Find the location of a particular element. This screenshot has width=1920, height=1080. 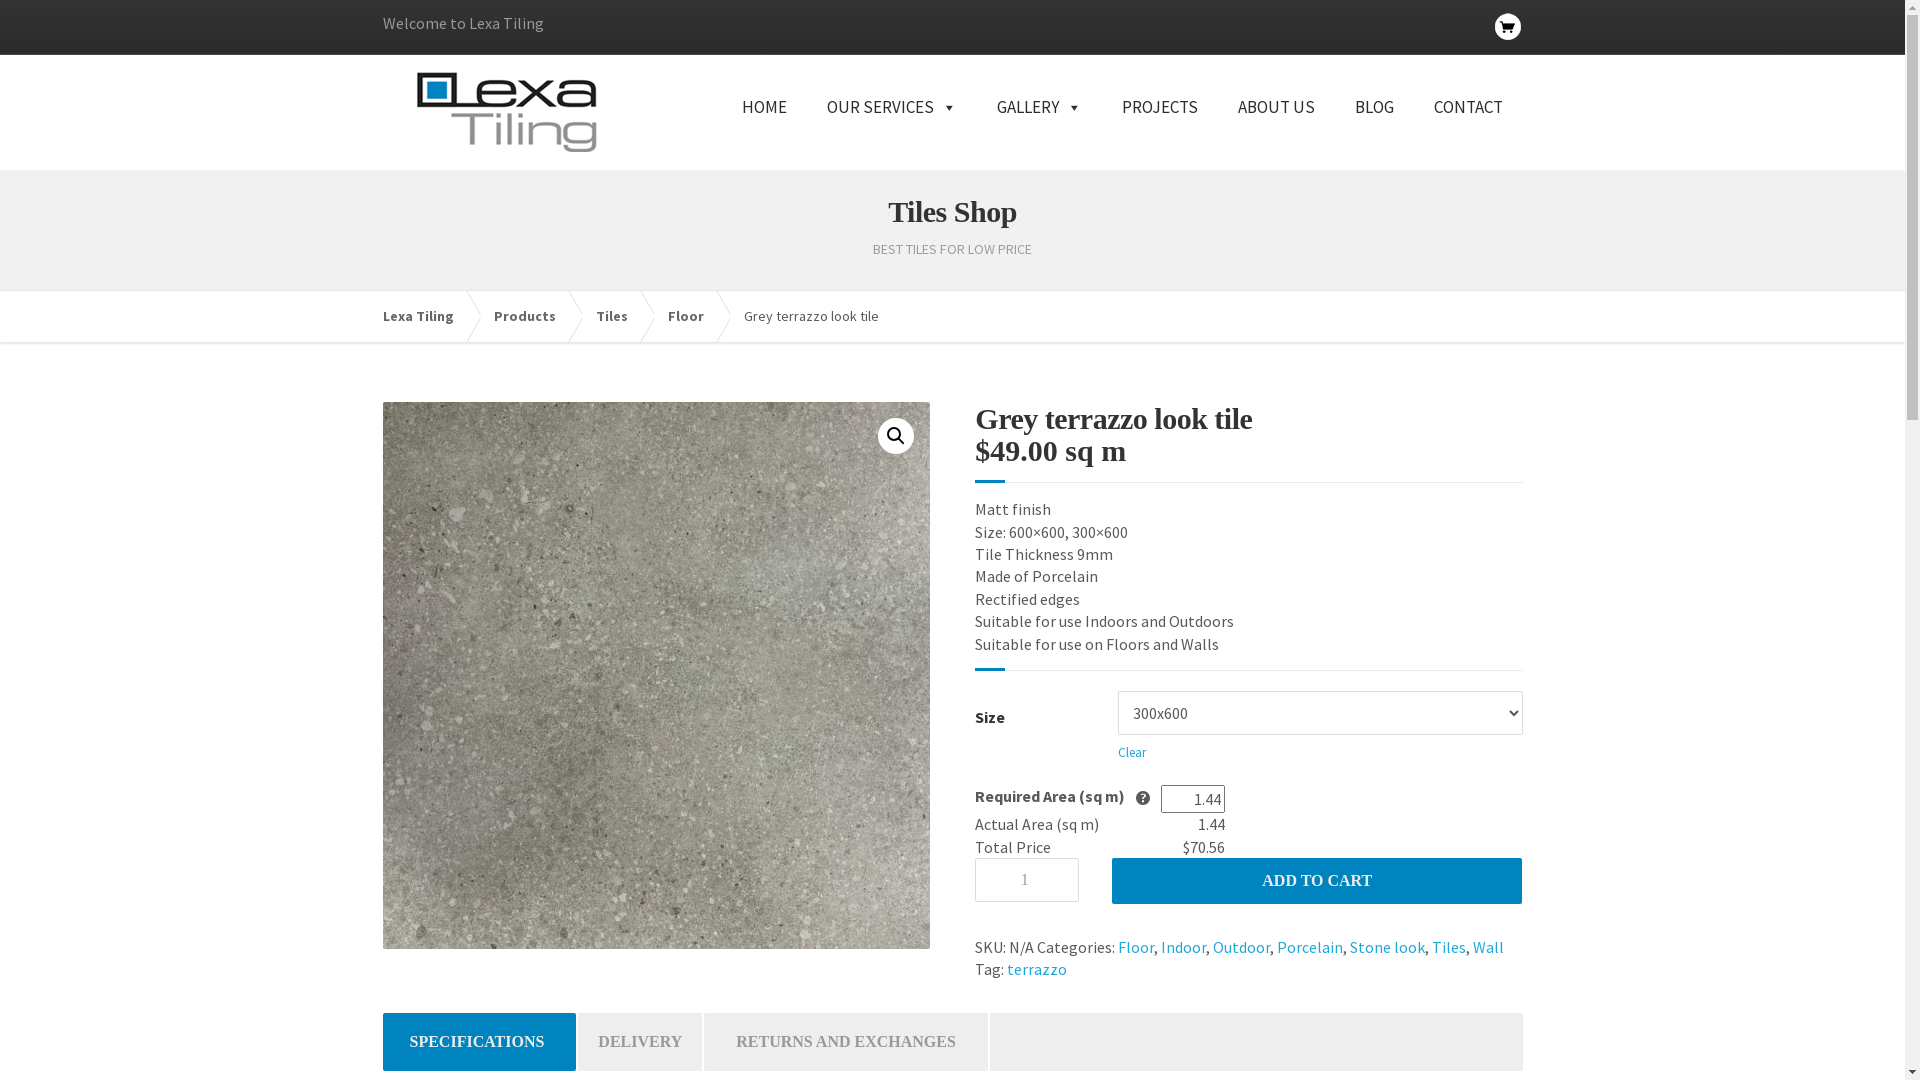

'Floor' is located at coordinates (667, 315).